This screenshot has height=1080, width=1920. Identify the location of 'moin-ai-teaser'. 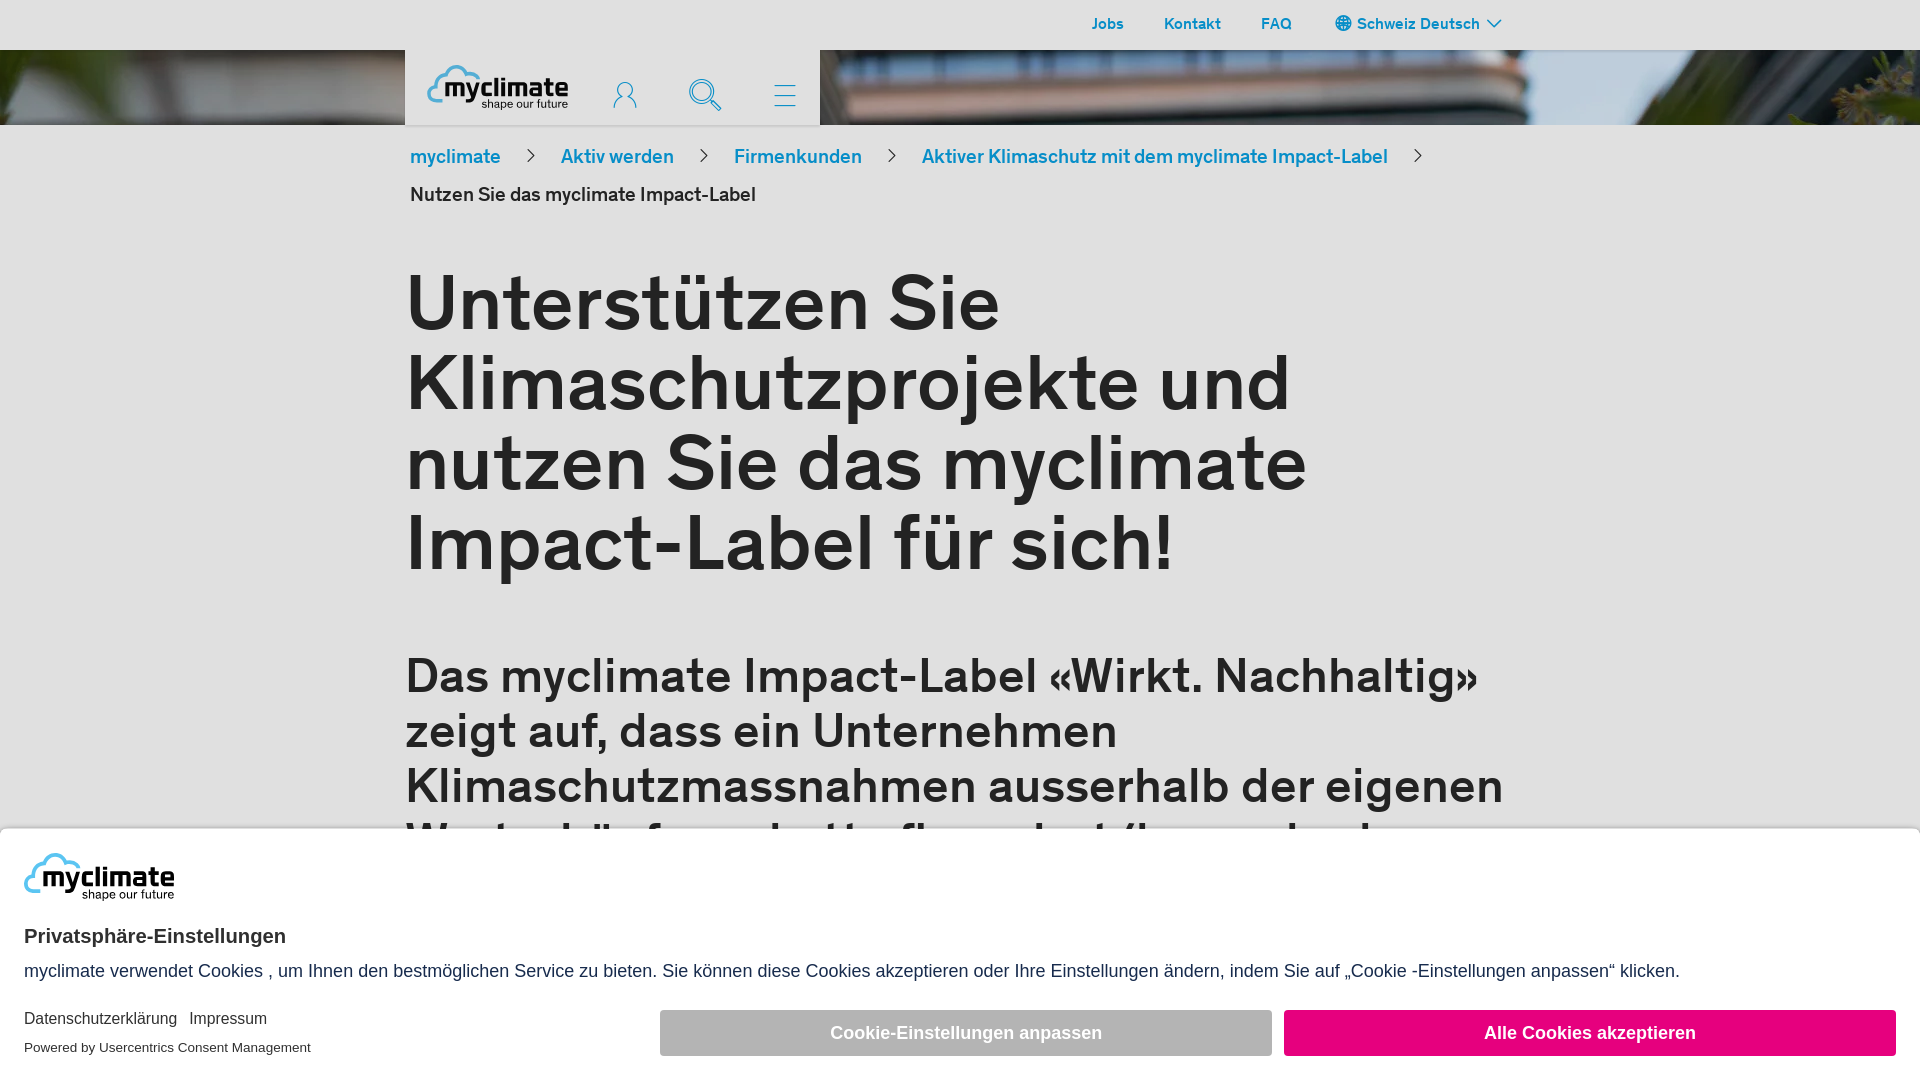
(1705, 975).